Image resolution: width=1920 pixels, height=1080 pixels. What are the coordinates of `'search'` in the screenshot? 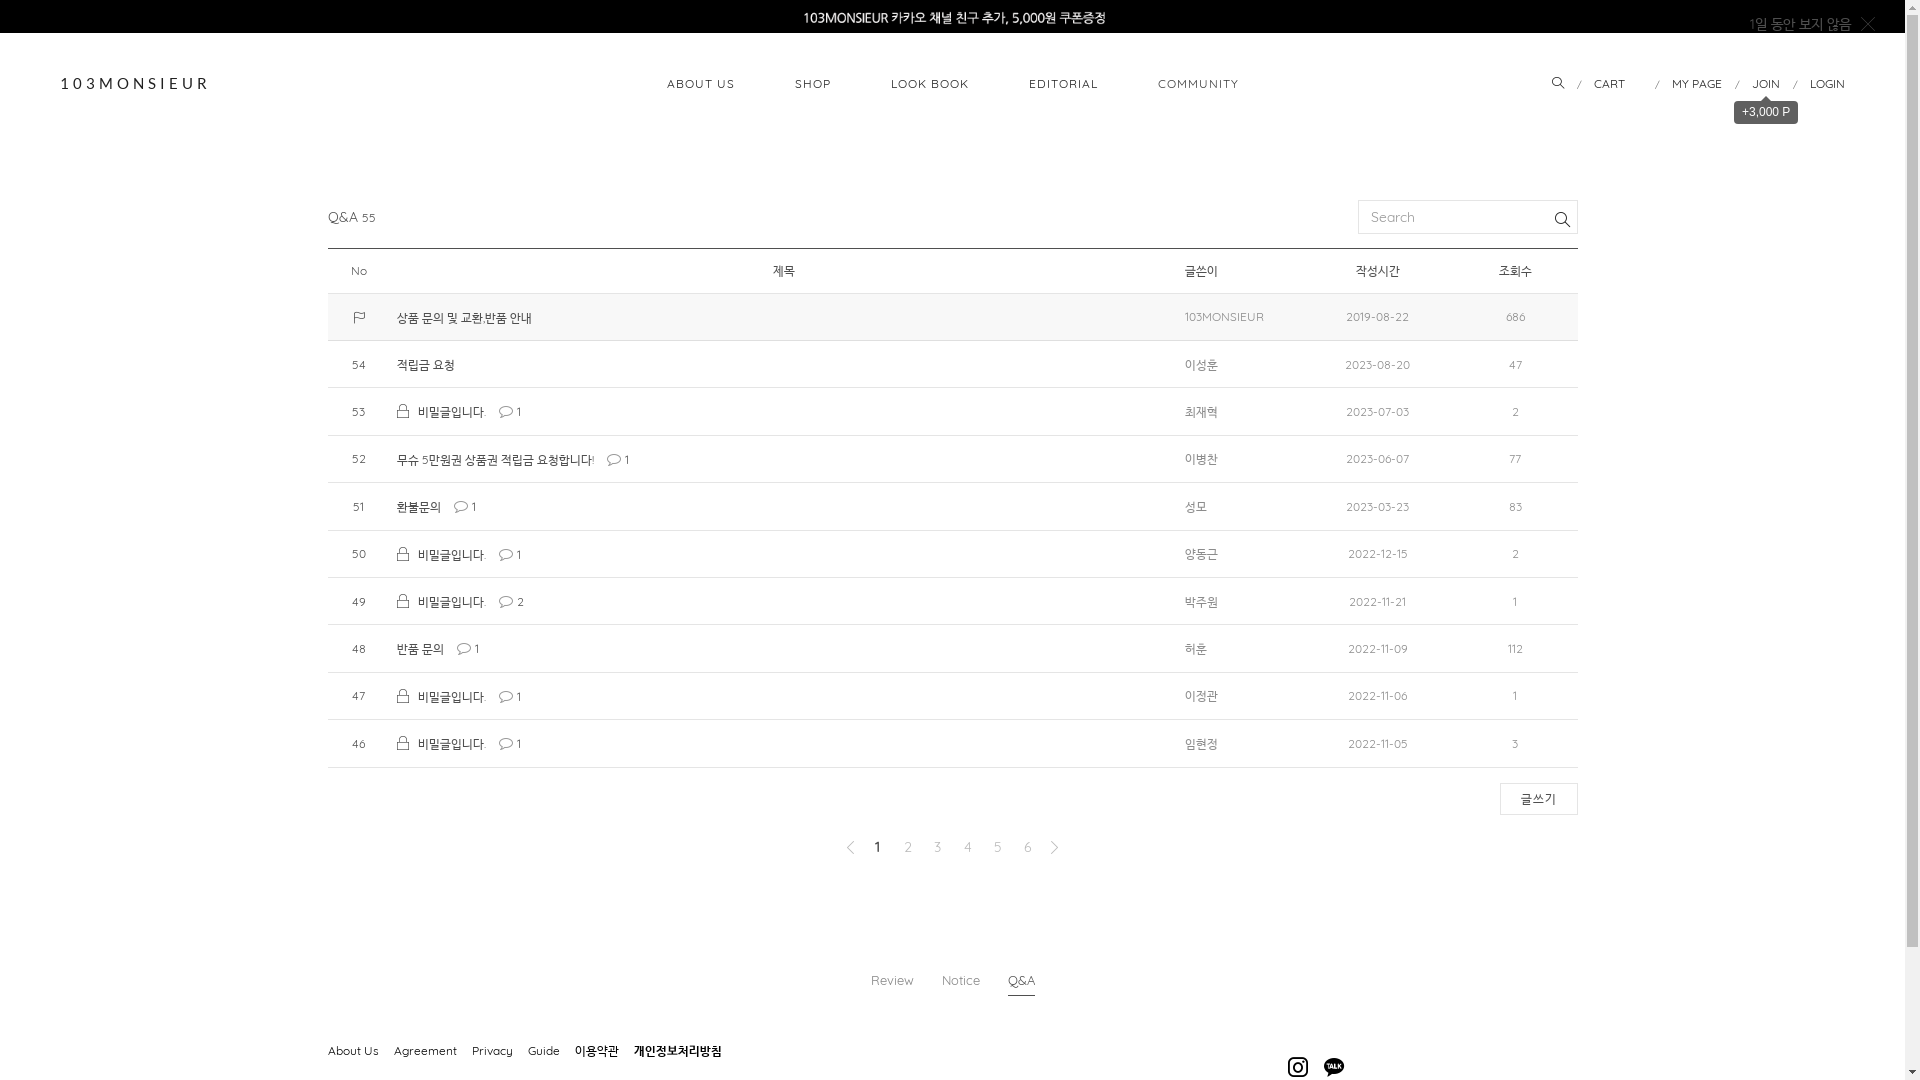 It's located at (1468, 216).